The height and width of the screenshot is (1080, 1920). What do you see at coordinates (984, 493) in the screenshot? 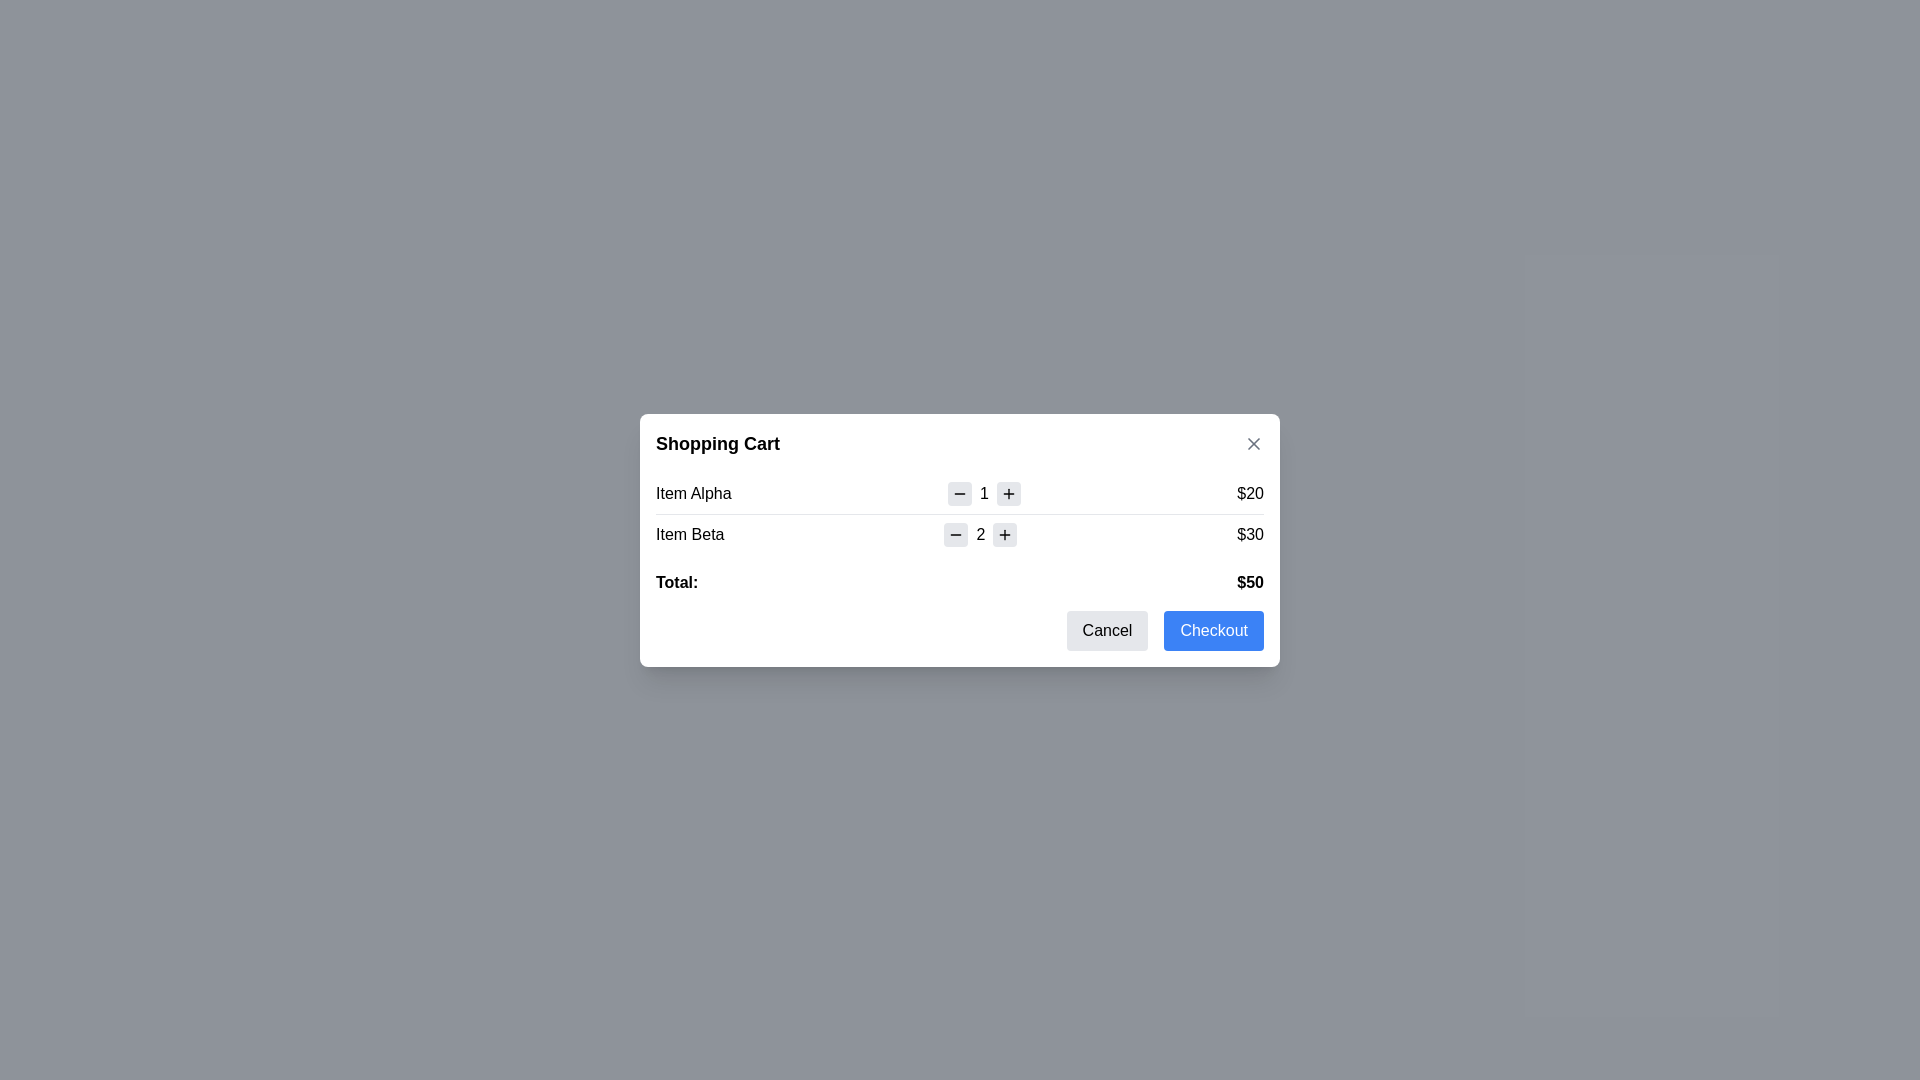
I see `the static text indicator displaying the current quantity of 'Item Alpha' in the shopping cart, located centrally in the quantity adjustment field beneath the 'Shopping Cart' heading` at bounding box center [984, 493].